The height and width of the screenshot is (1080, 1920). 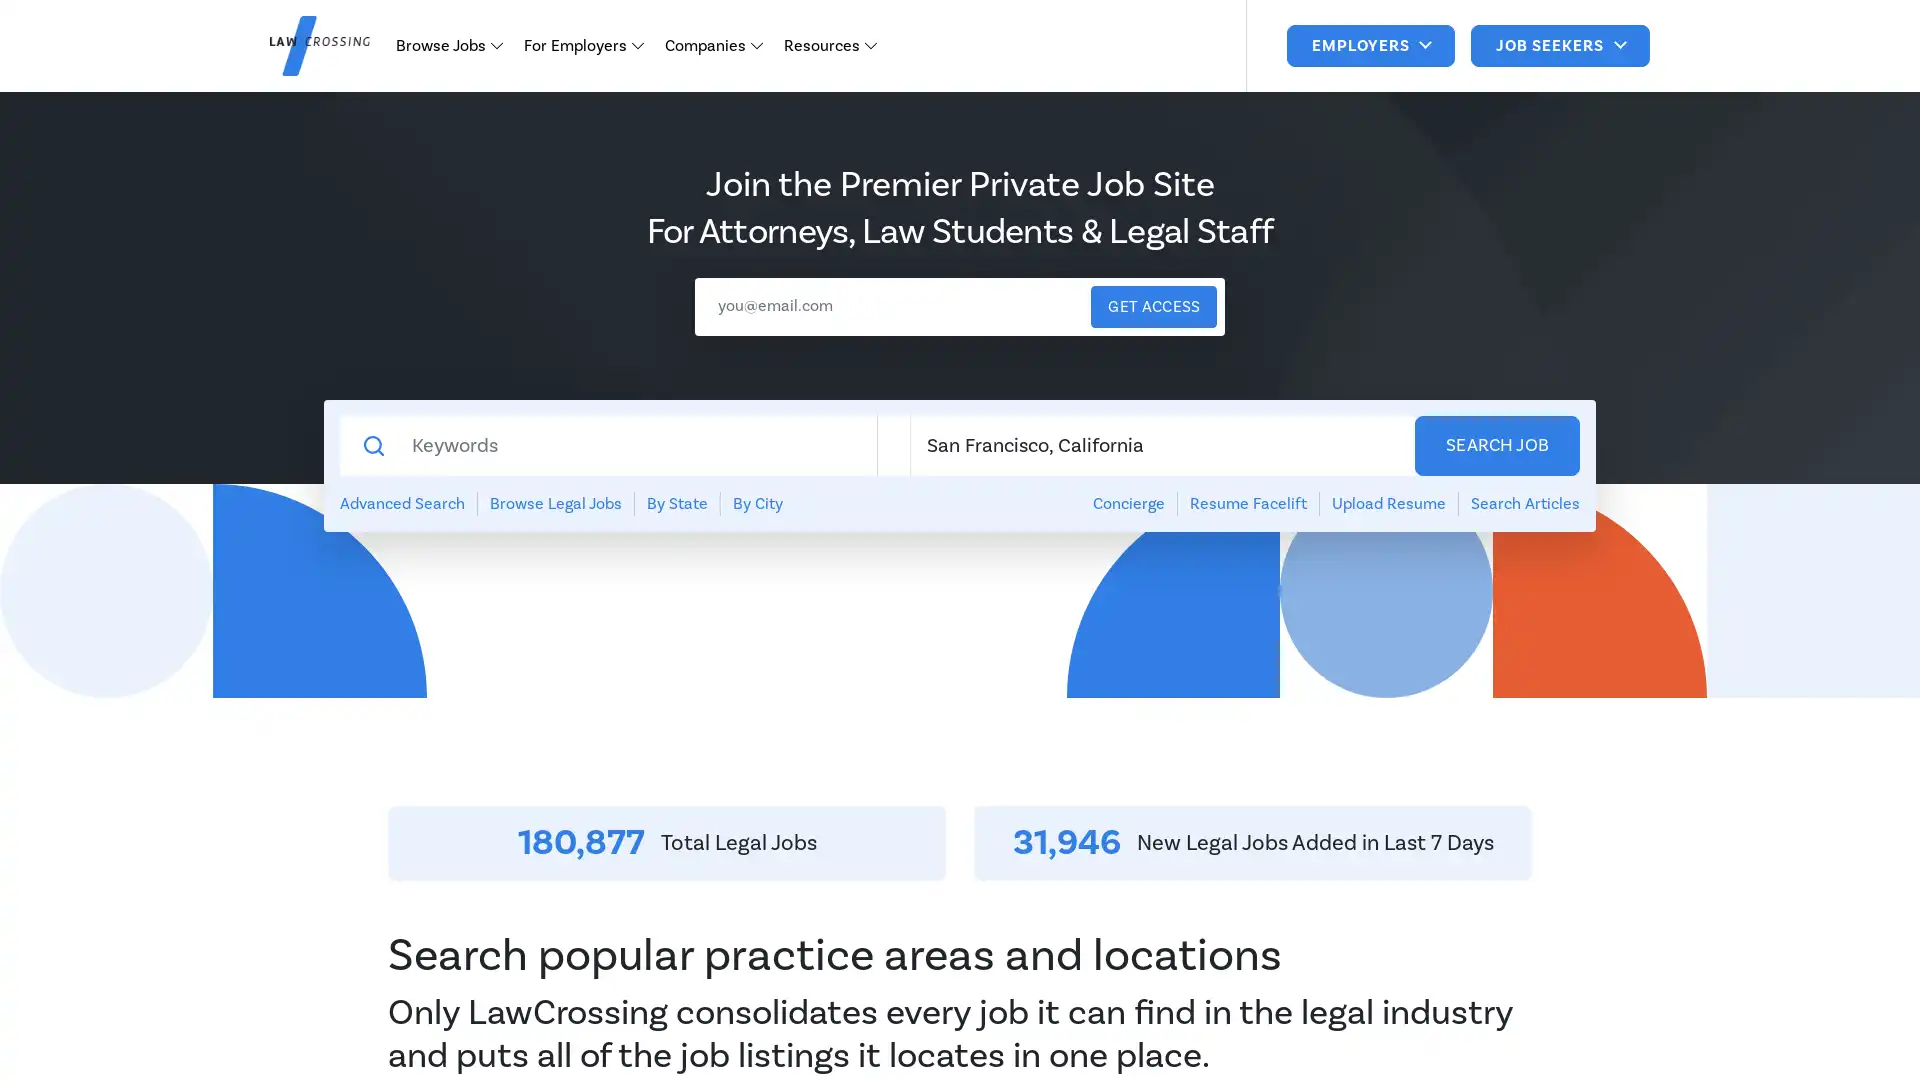 What do you see at coordinates (1559, 45) in the screenshot?
I see `JOB SEEKERS` at bounding box center [1559, 45].